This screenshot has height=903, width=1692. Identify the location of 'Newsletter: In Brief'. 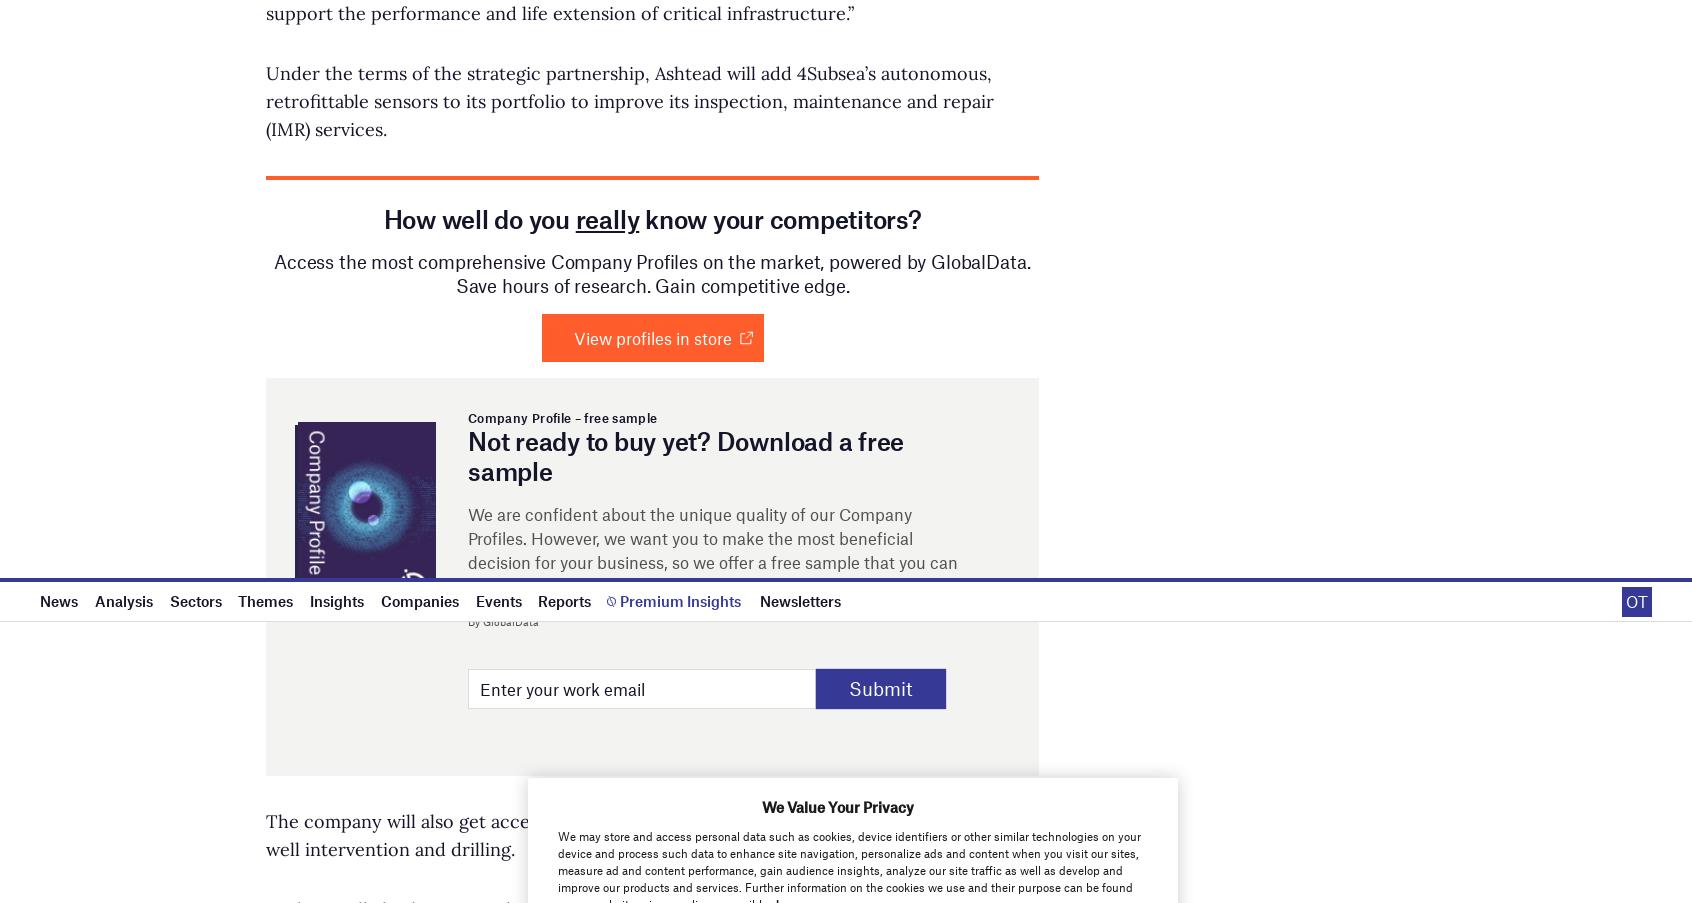
(589, 474).